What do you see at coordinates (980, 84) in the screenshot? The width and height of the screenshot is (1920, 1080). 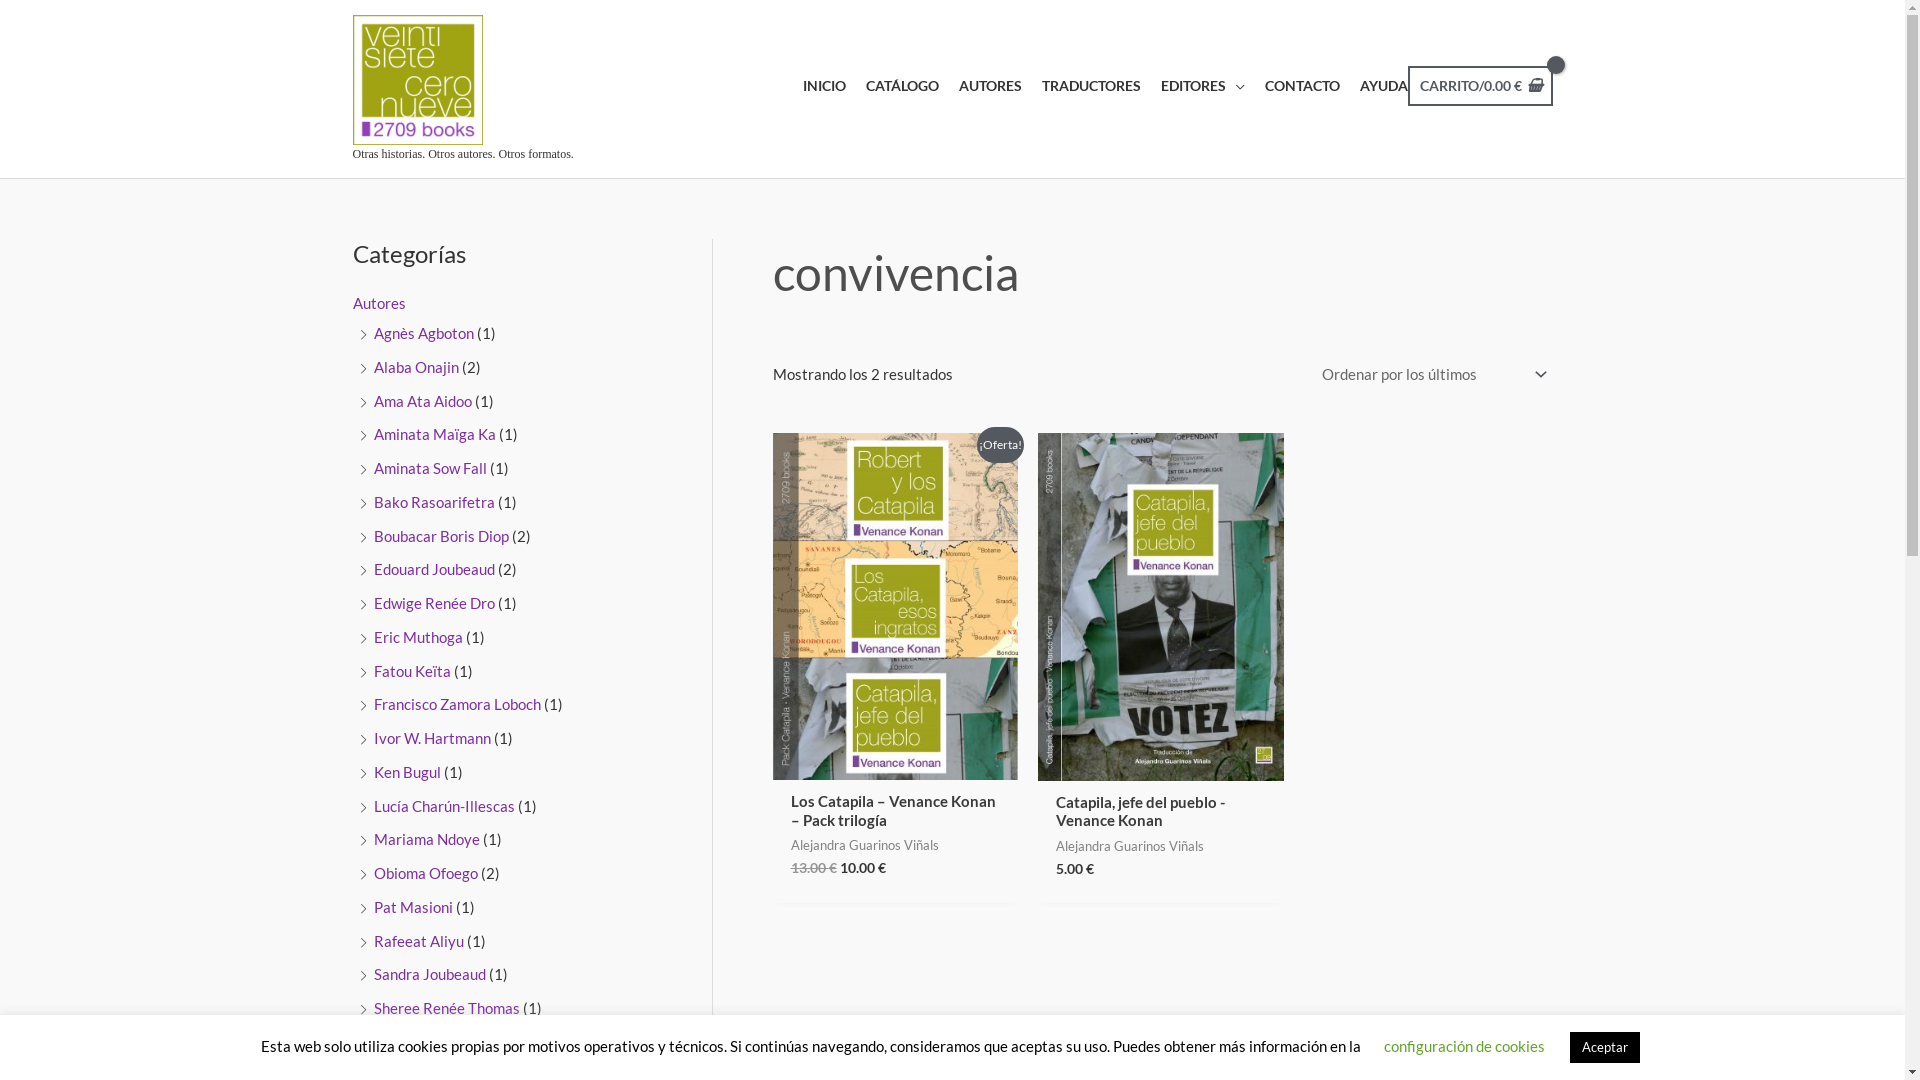 I see `'AUTORES'` at bounding box center [980, 84].